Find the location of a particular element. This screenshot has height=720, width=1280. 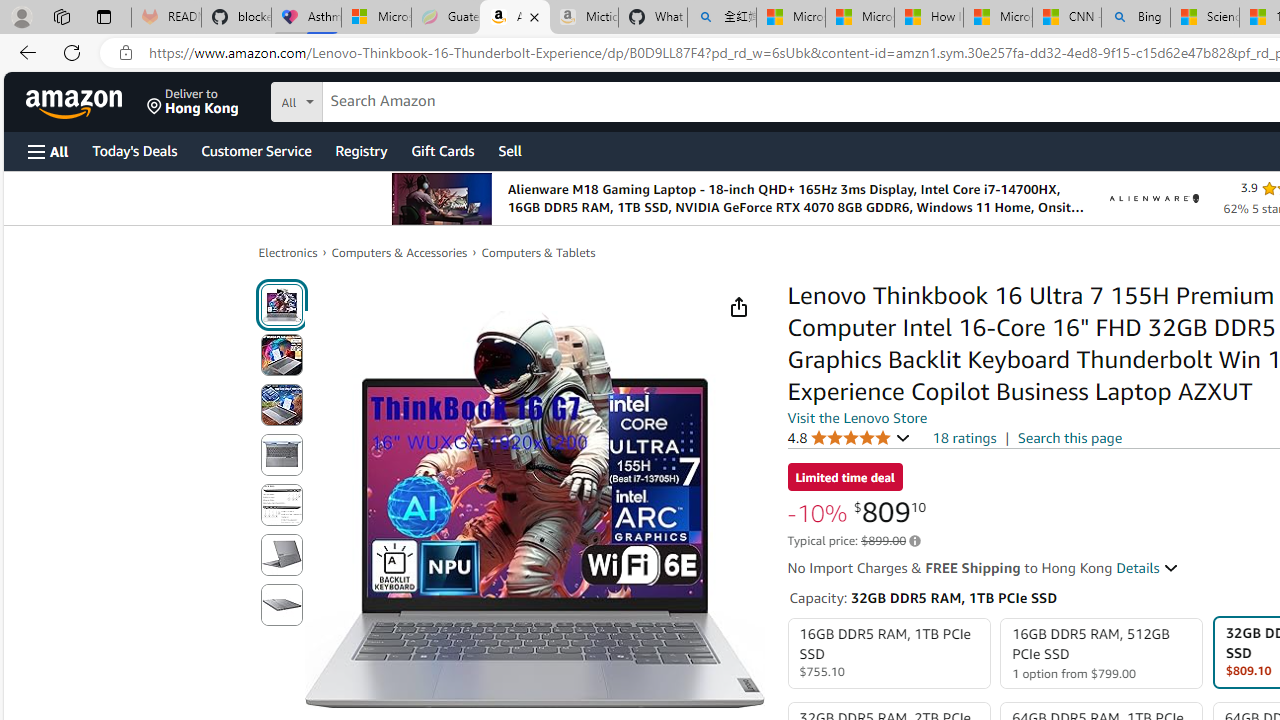

'Open Menu' is located at coordinates (48, 150).